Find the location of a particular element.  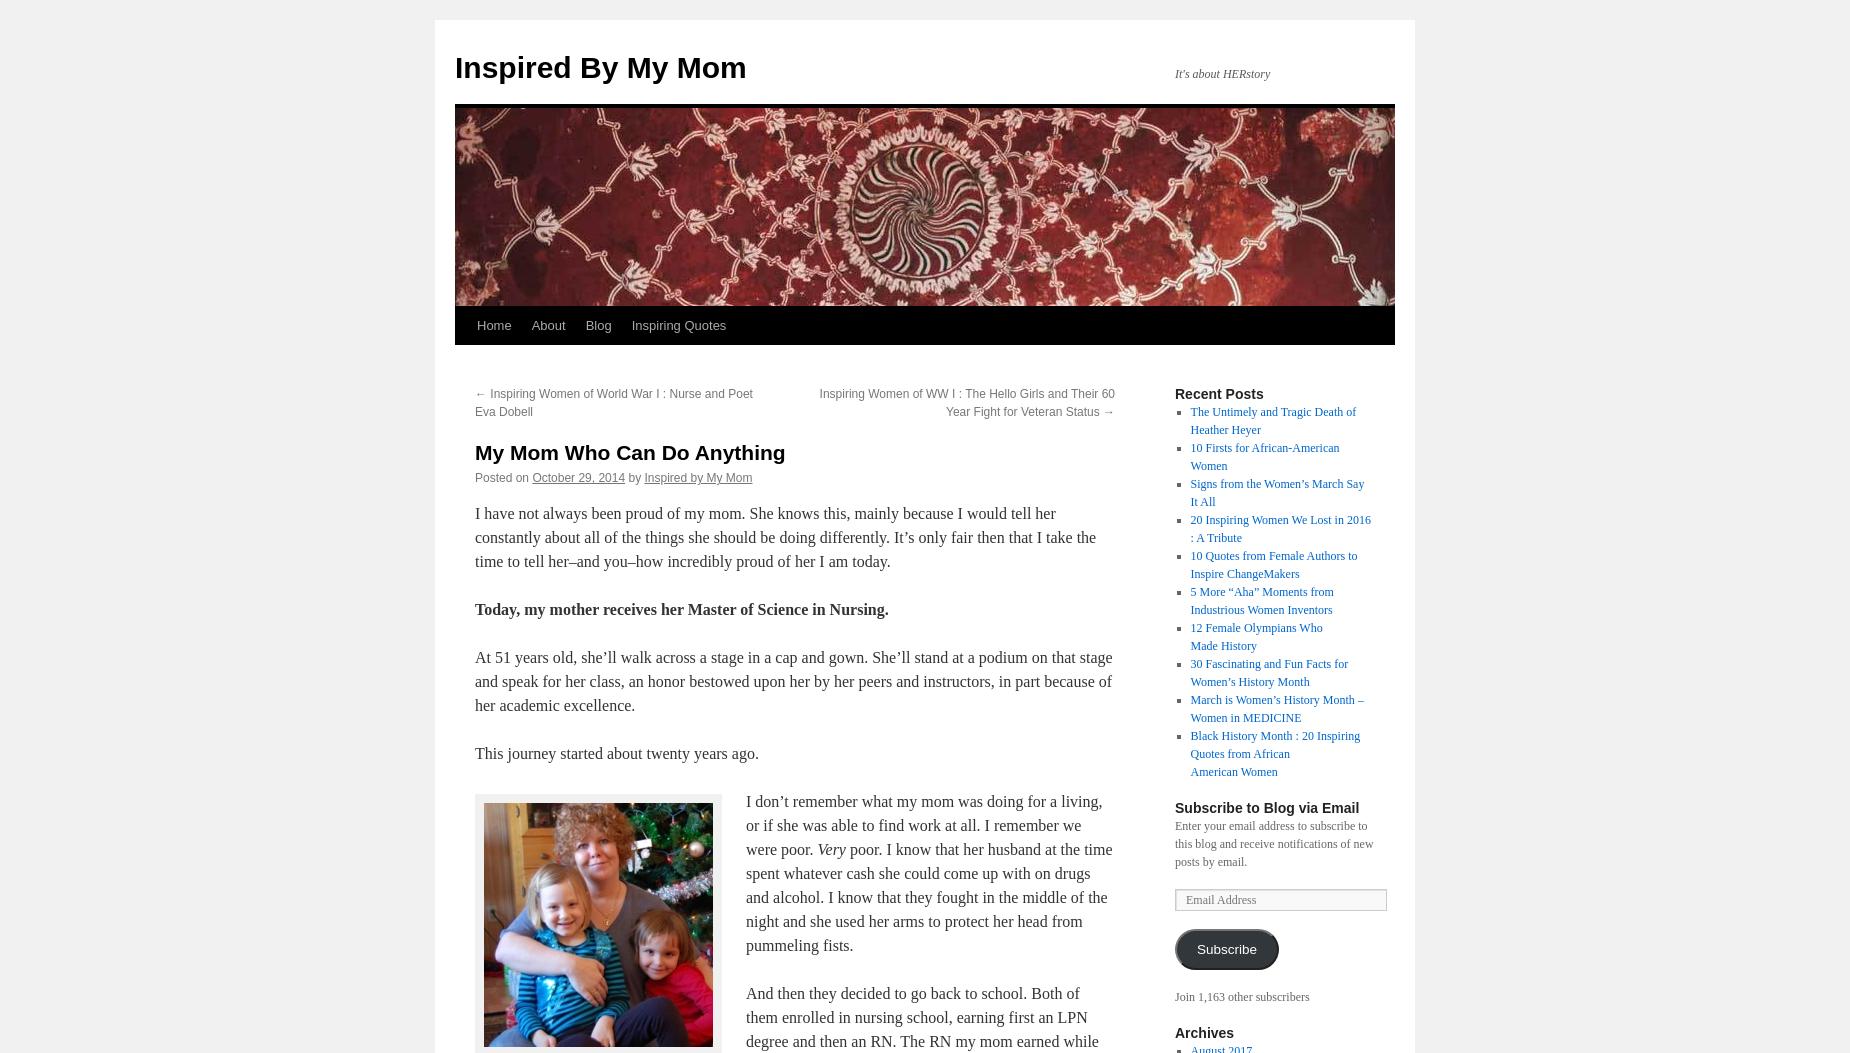

'poor. I know that her husband at the time spent whatever cash she could come up with on drugs and alcohol. I know that they fought in the middle of the night and she used her arms to protect her head from pummeling fists.' is located at coordinates (928, 897).